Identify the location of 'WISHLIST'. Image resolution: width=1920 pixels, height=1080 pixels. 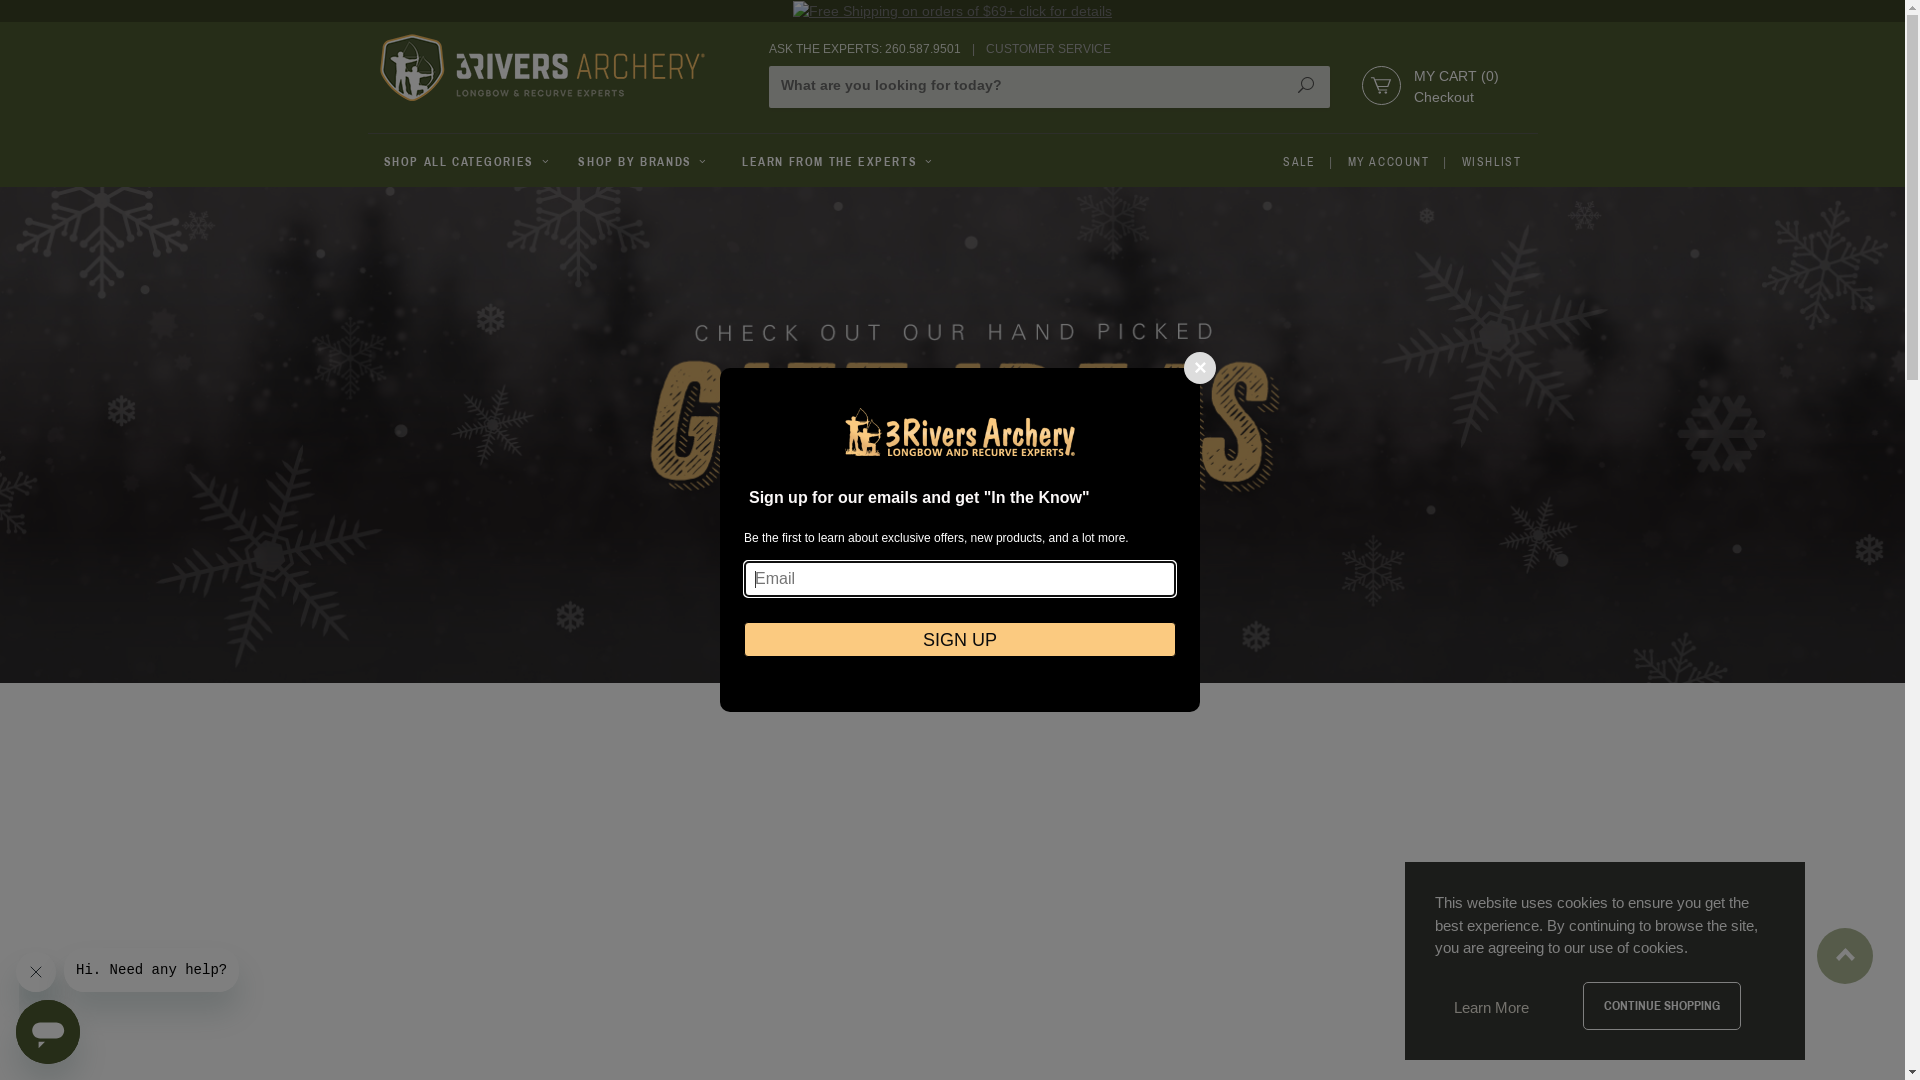
(1445, 161).